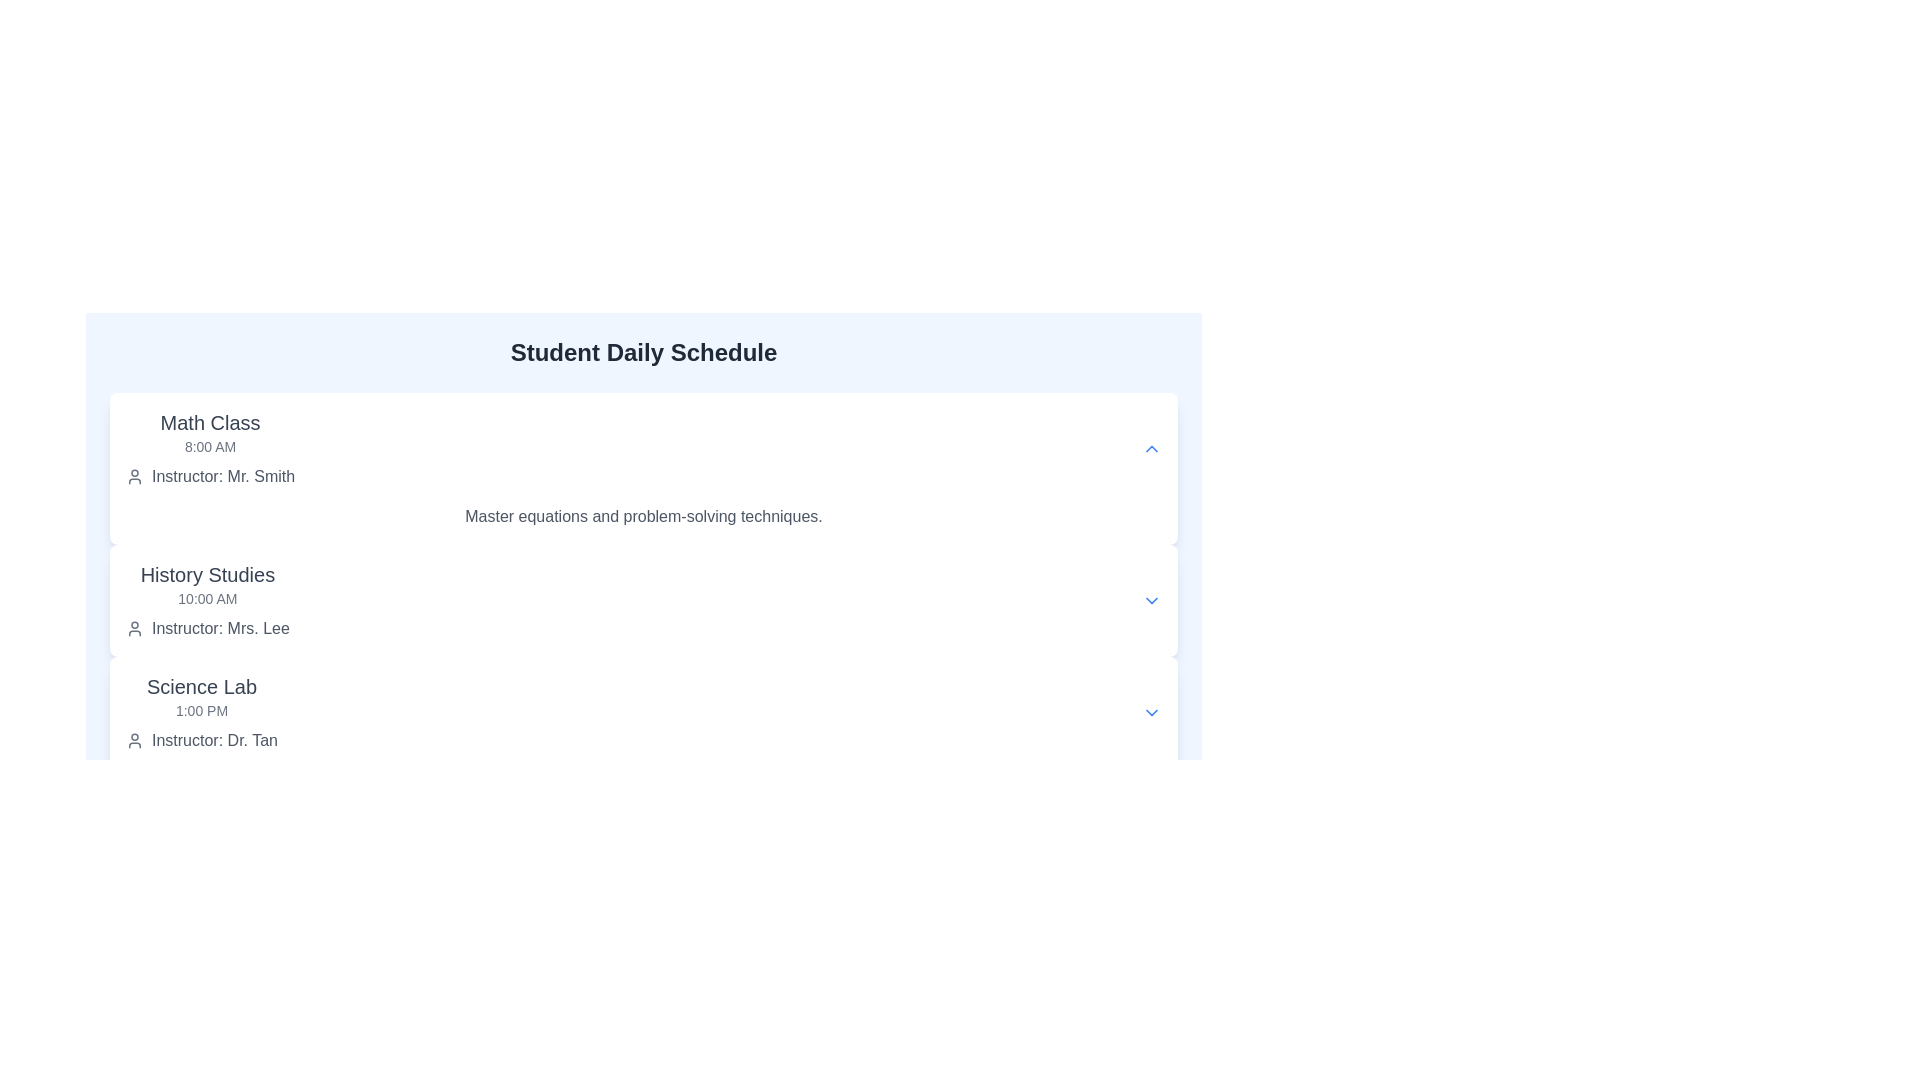 This screenshot has height=1080, width=1920. What do you see at coordinates (643, 600) in the screenshot?
I see `the informational section titled 'History Studies' for additional context` at bounding box center [643, 600].